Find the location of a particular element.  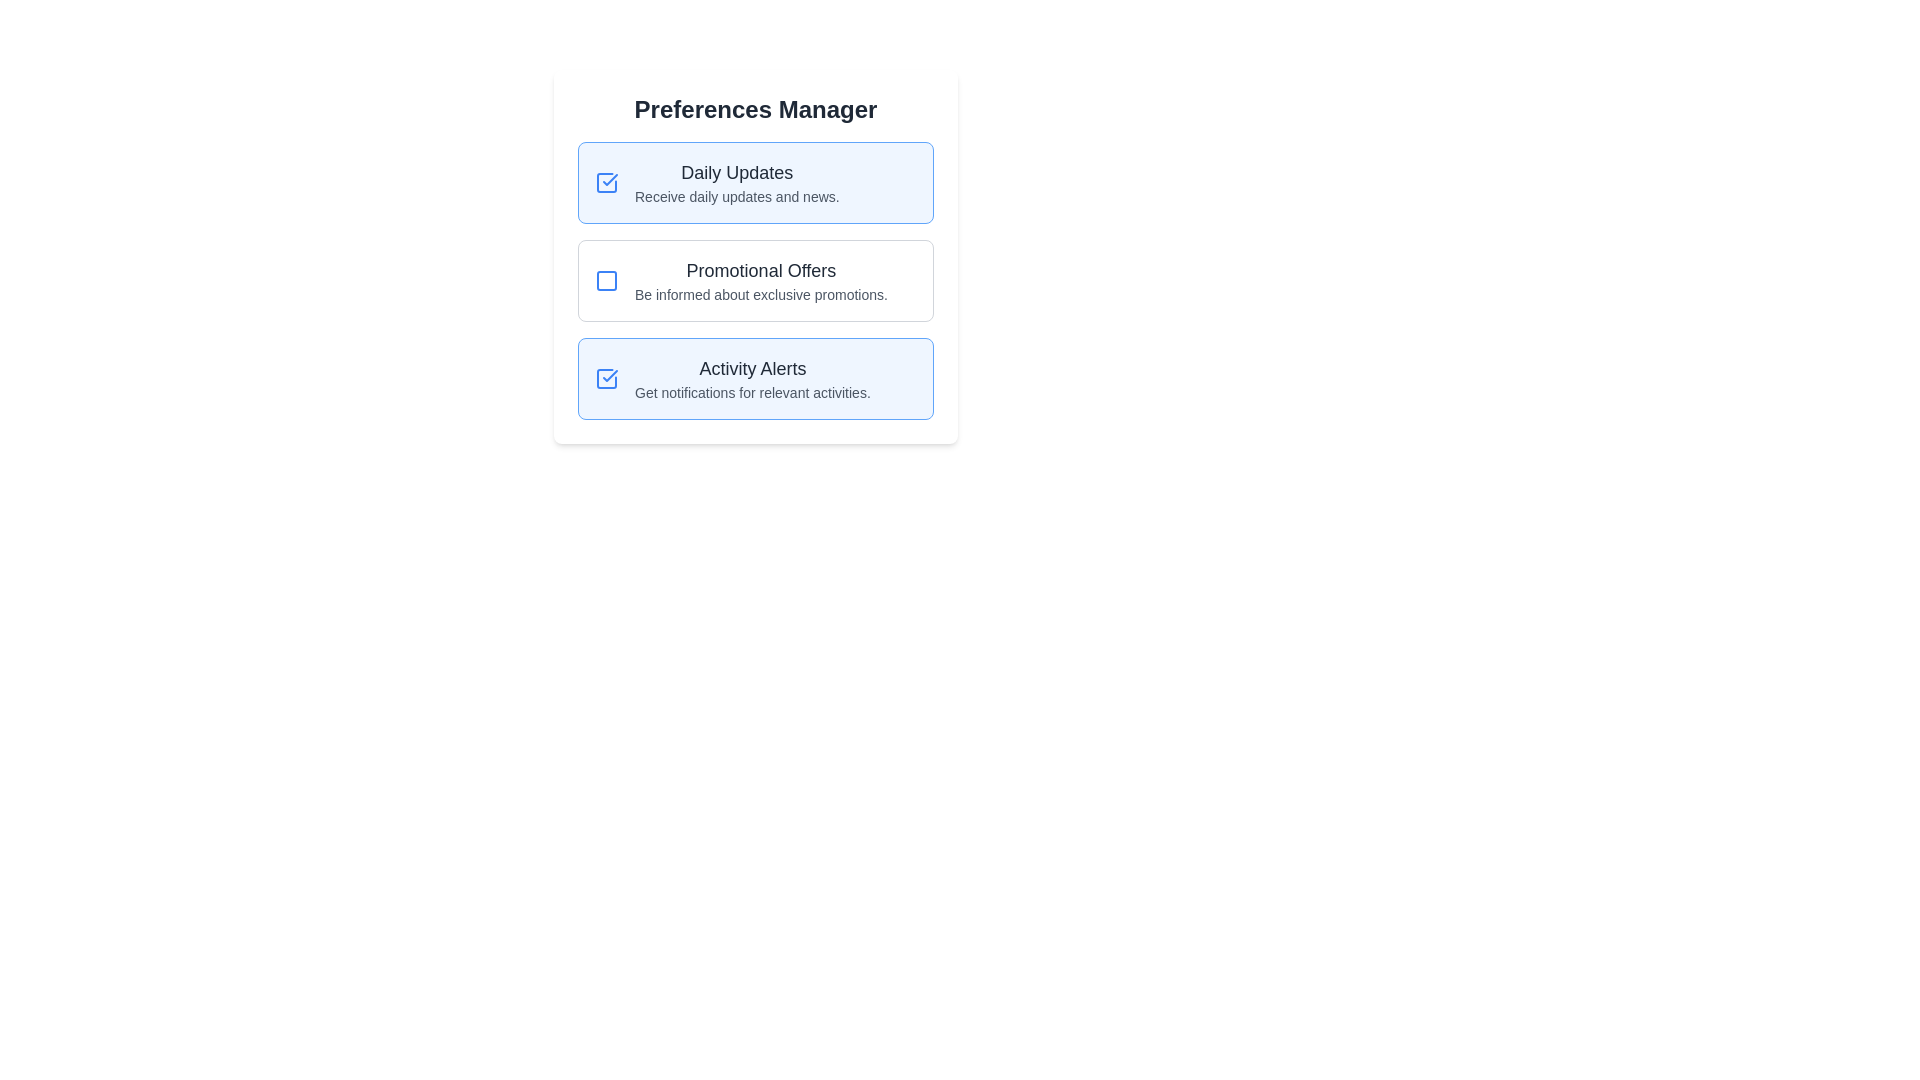

the text label that provides context for the 'Daily Updates' option, located beneath the 'Daily Updates' text in the 'Preferences Manager' section is located at coordinates (736, 196).